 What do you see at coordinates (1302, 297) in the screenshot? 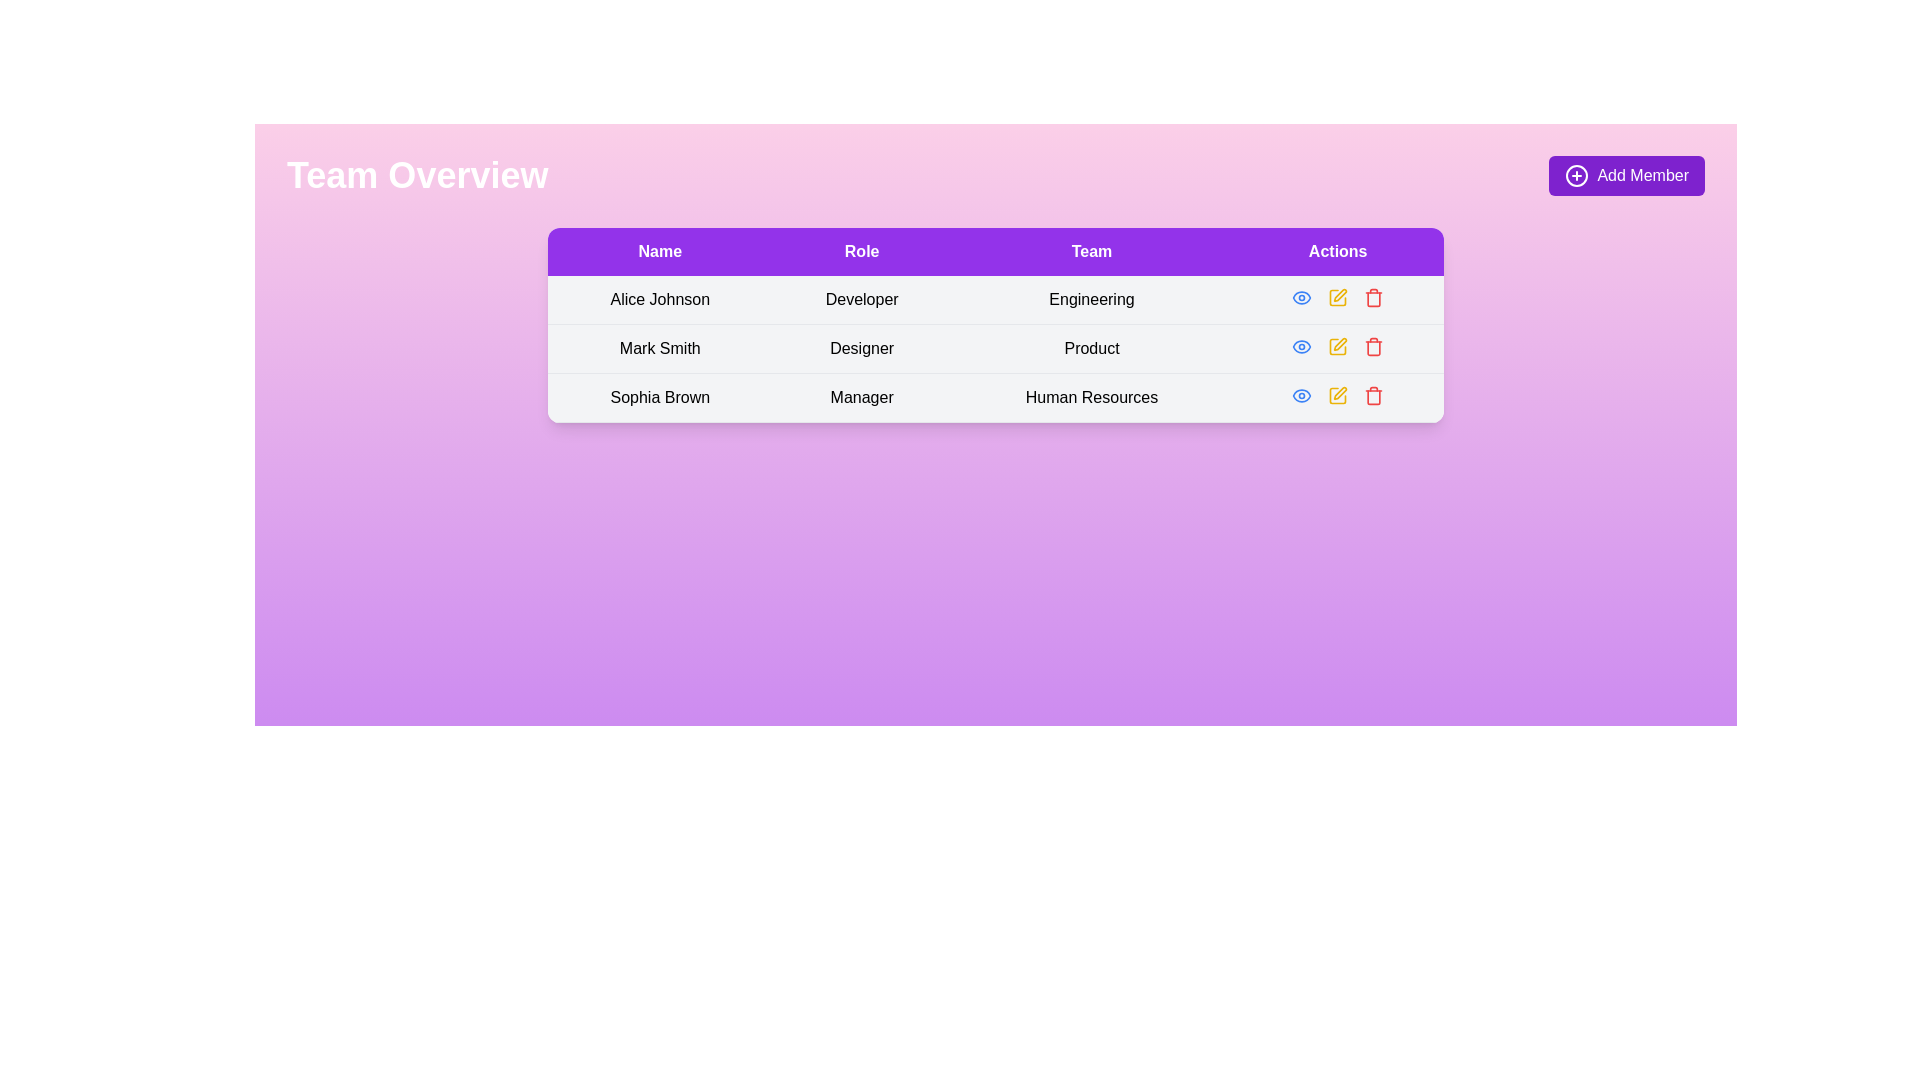
I see `the button in the 'Actions' column of the first row` at bounding box center [1302, 297].